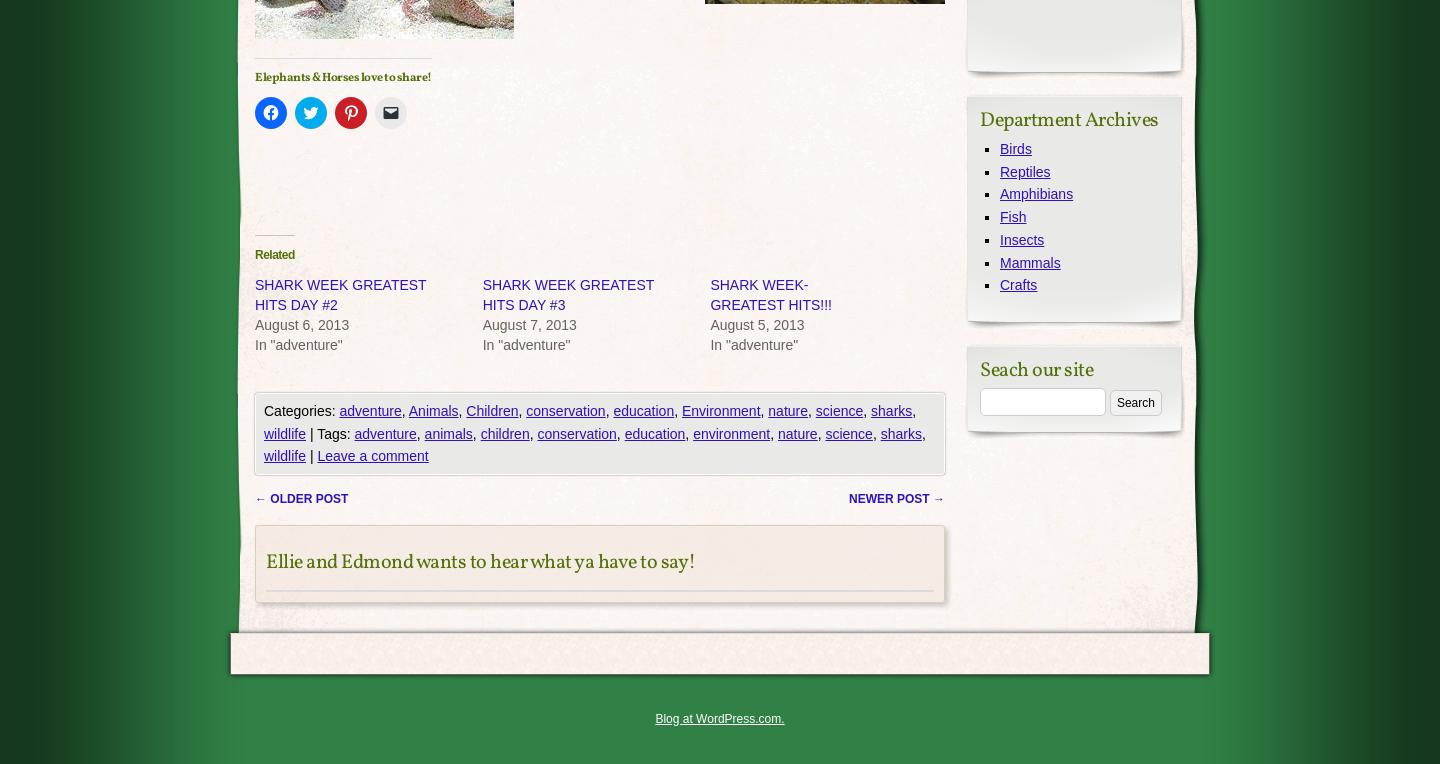 The width and height of the screenshot is (1440, 764). What do you see at coordinates (335, 433) in the screenshot?
I see `'Tags:'` at bounding box center [335, 433].